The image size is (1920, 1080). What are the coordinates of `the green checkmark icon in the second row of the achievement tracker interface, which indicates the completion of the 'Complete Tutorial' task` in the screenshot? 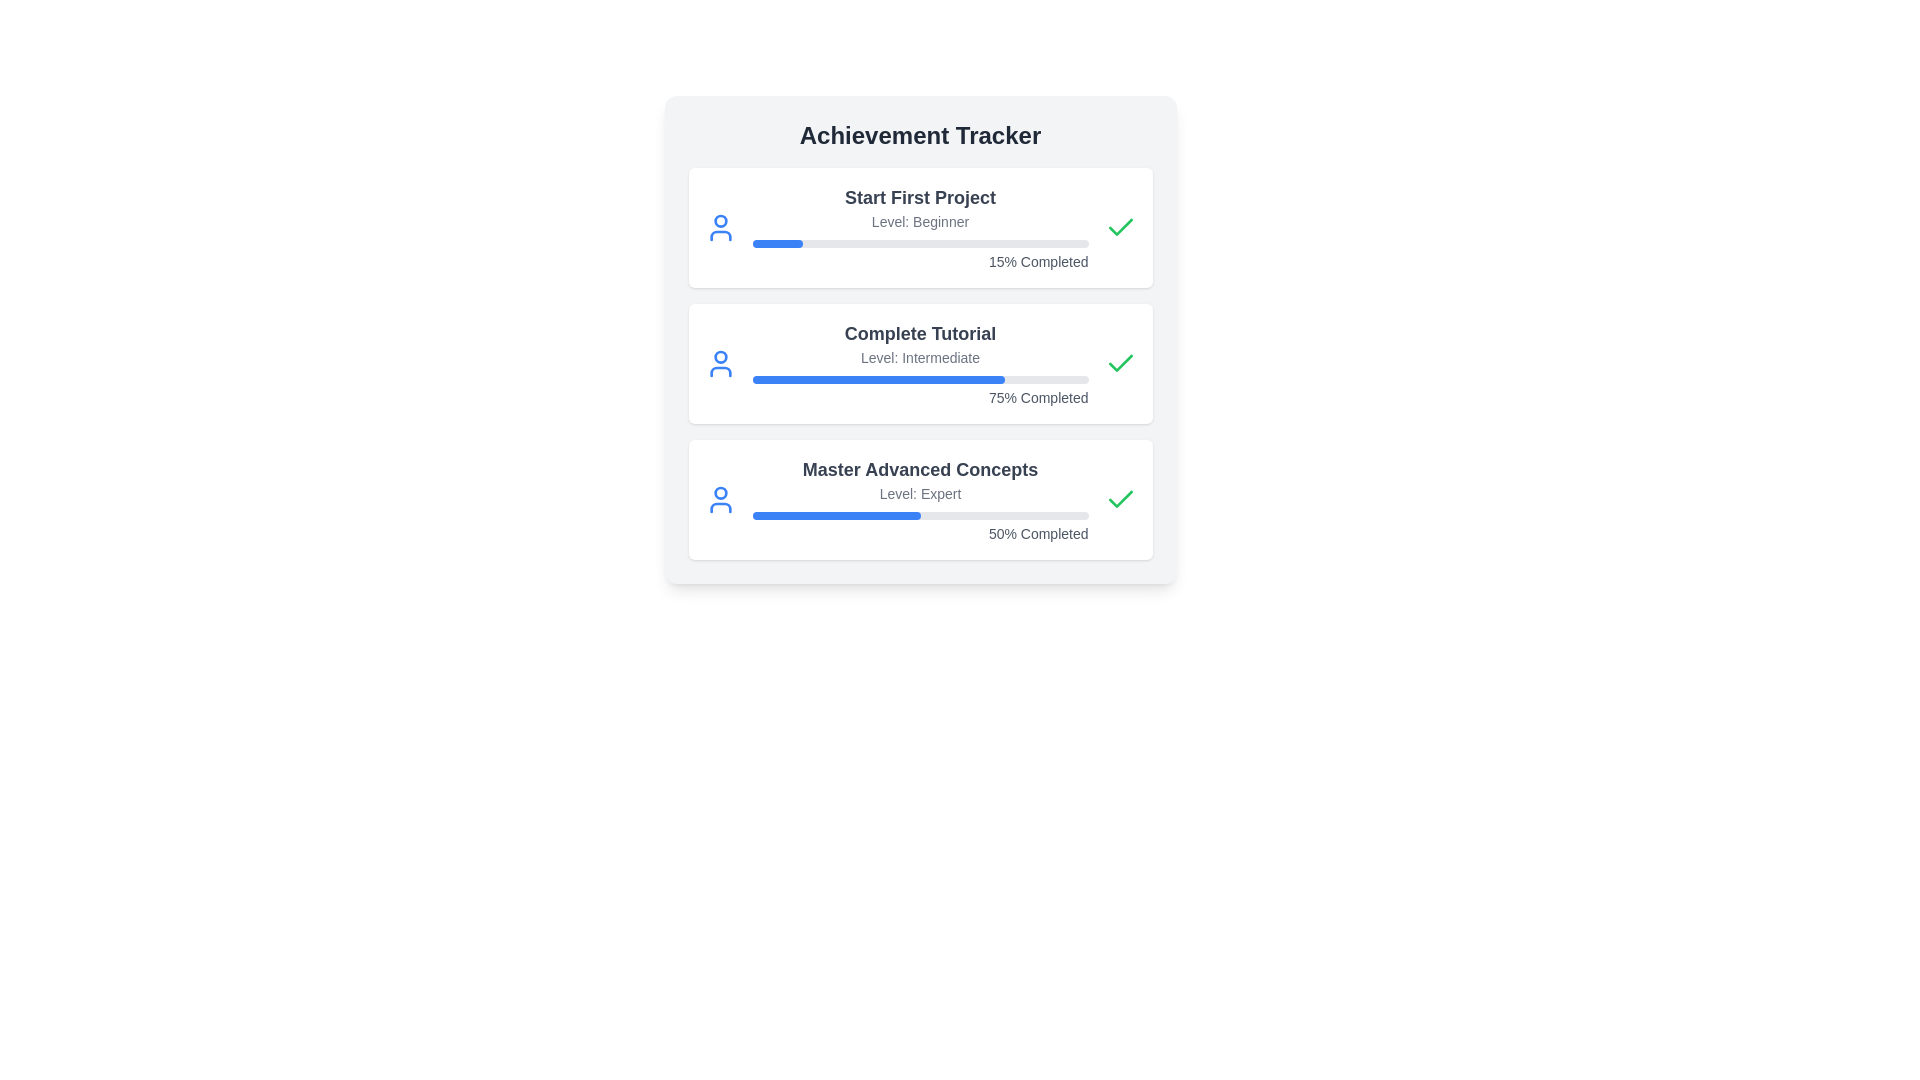 It's located at (1120, 363).